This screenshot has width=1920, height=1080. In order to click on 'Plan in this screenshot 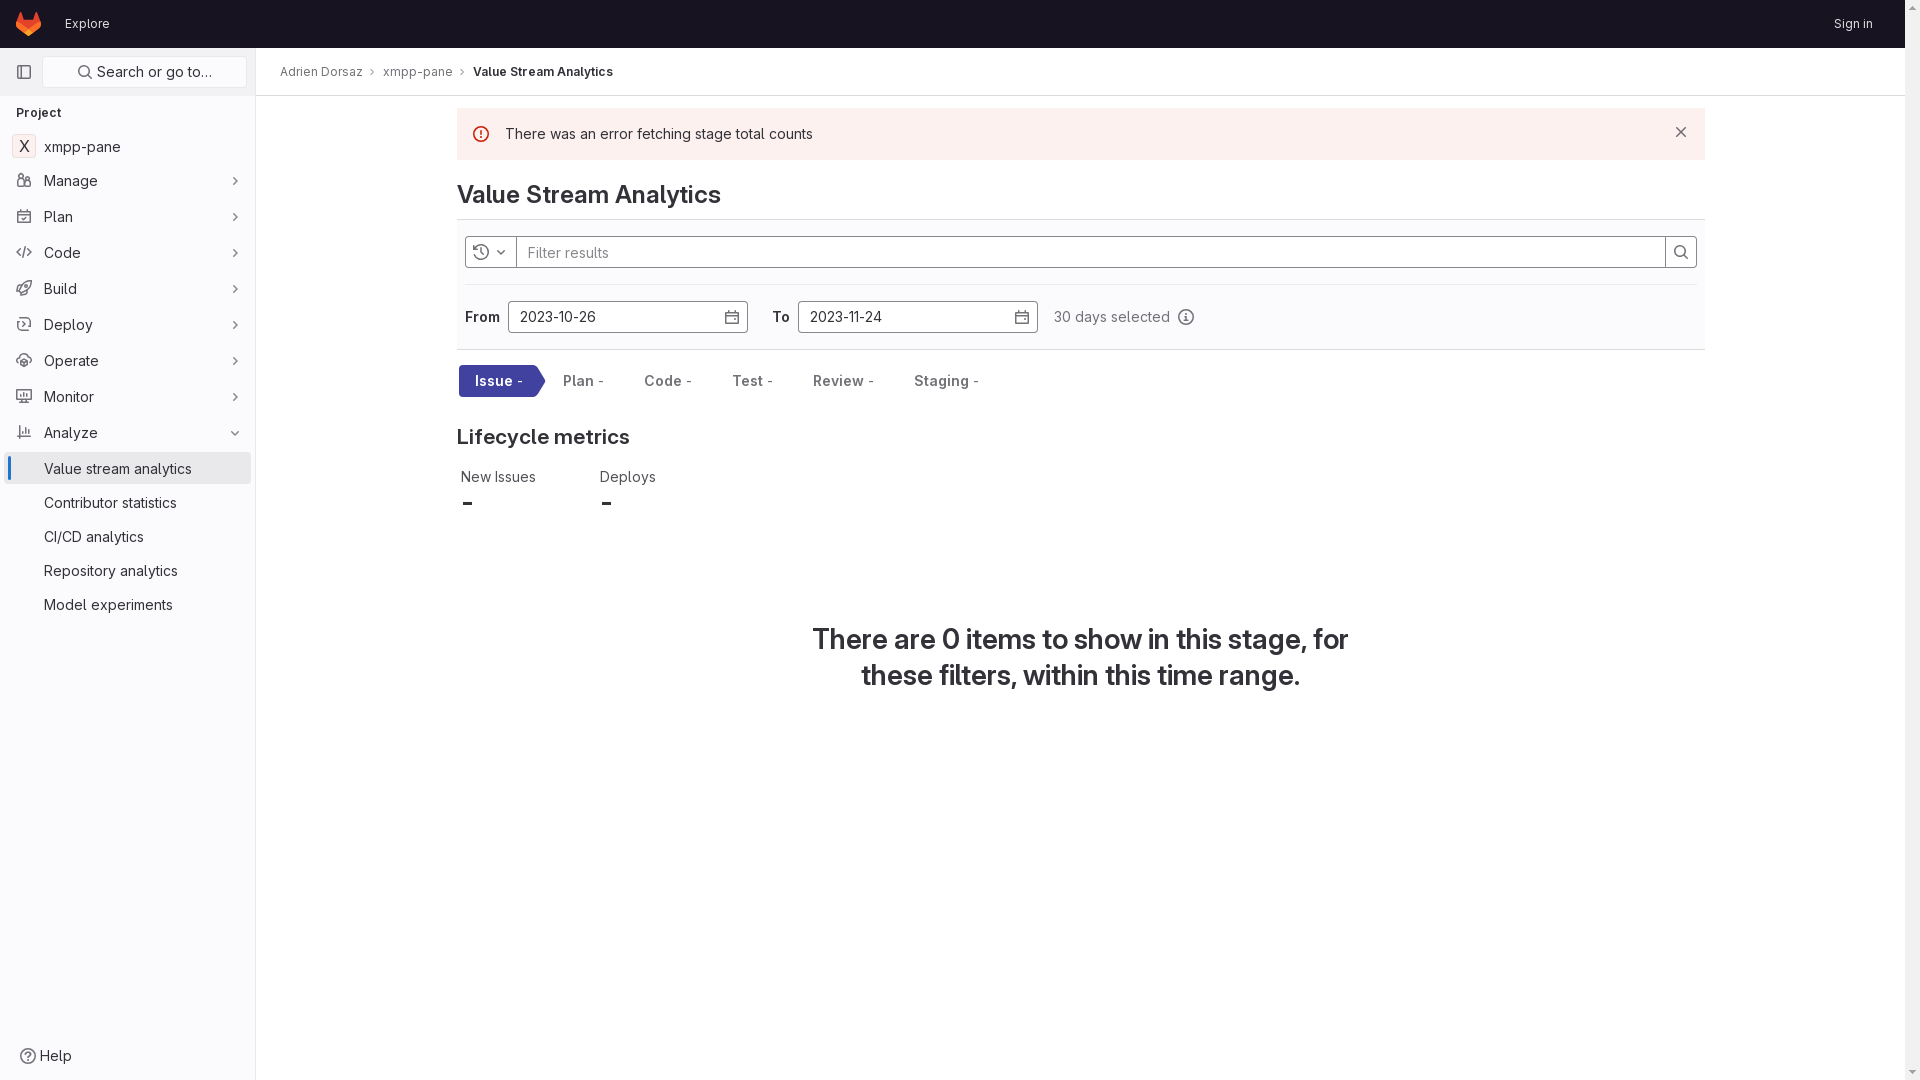, I will do `click(578, 381)`.